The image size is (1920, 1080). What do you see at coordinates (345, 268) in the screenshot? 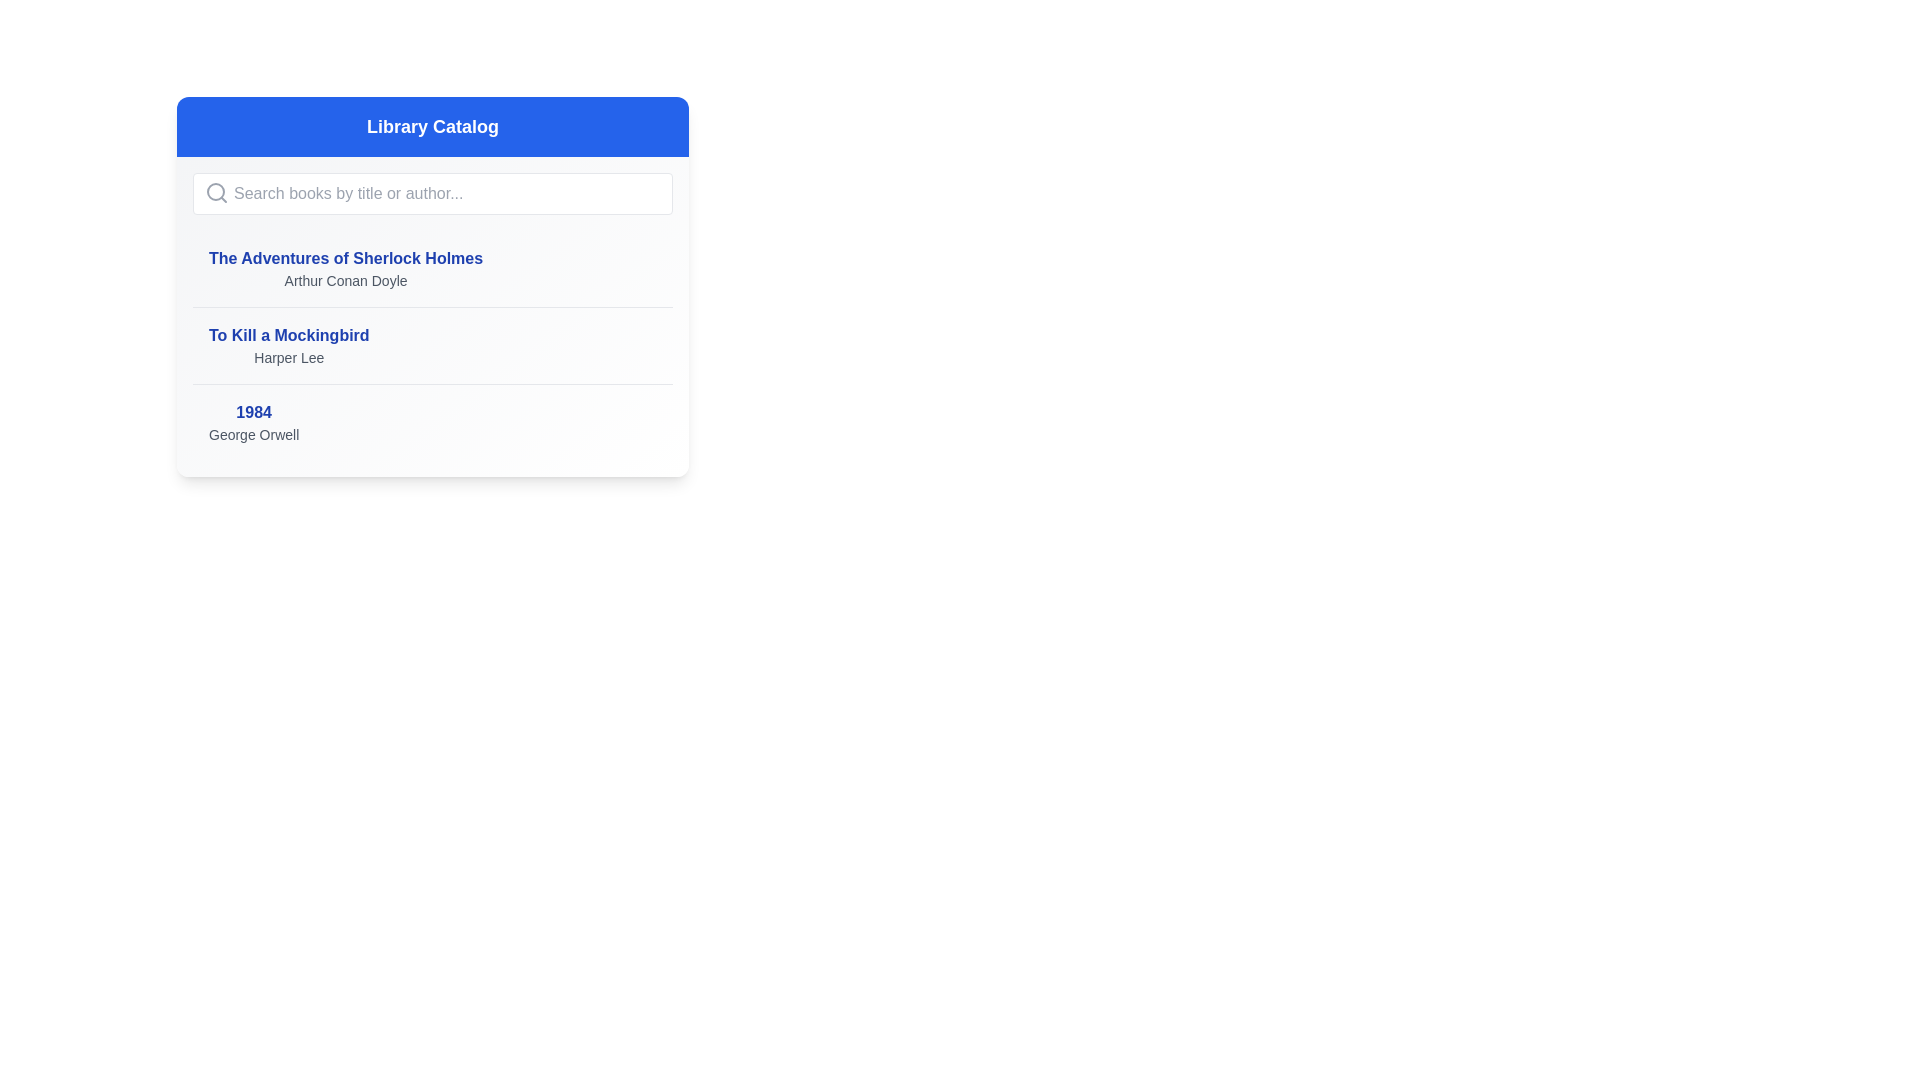
I see `the first book entry in the library catalog, which includes the book title and author name, located directly below the search bar` at bounding box center [345, 268].